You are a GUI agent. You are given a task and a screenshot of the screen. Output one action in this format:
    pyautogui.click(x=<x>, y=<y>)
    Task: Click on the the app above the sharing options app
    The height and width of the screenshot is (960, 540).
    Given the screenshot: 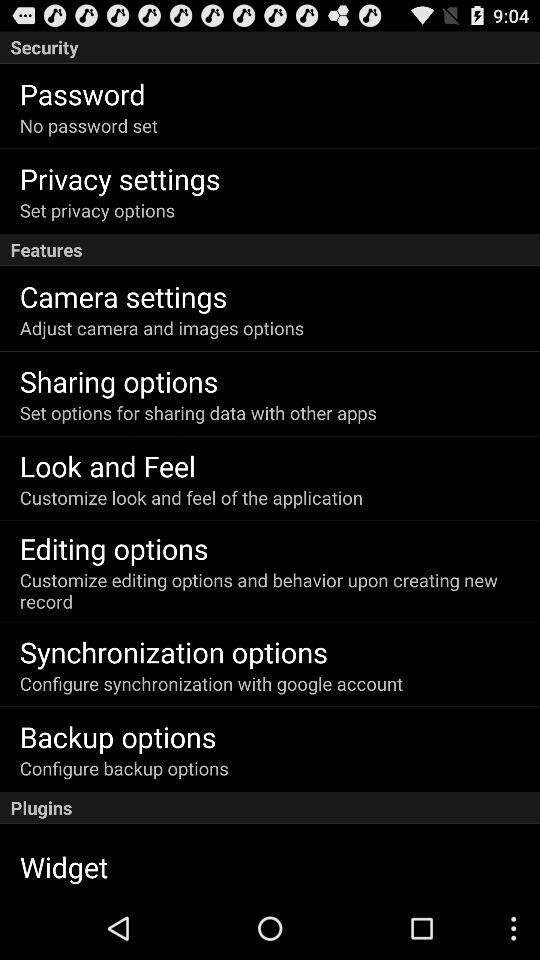 What is the action you would take?
    pyautogui.click(x=161, y=328)
    